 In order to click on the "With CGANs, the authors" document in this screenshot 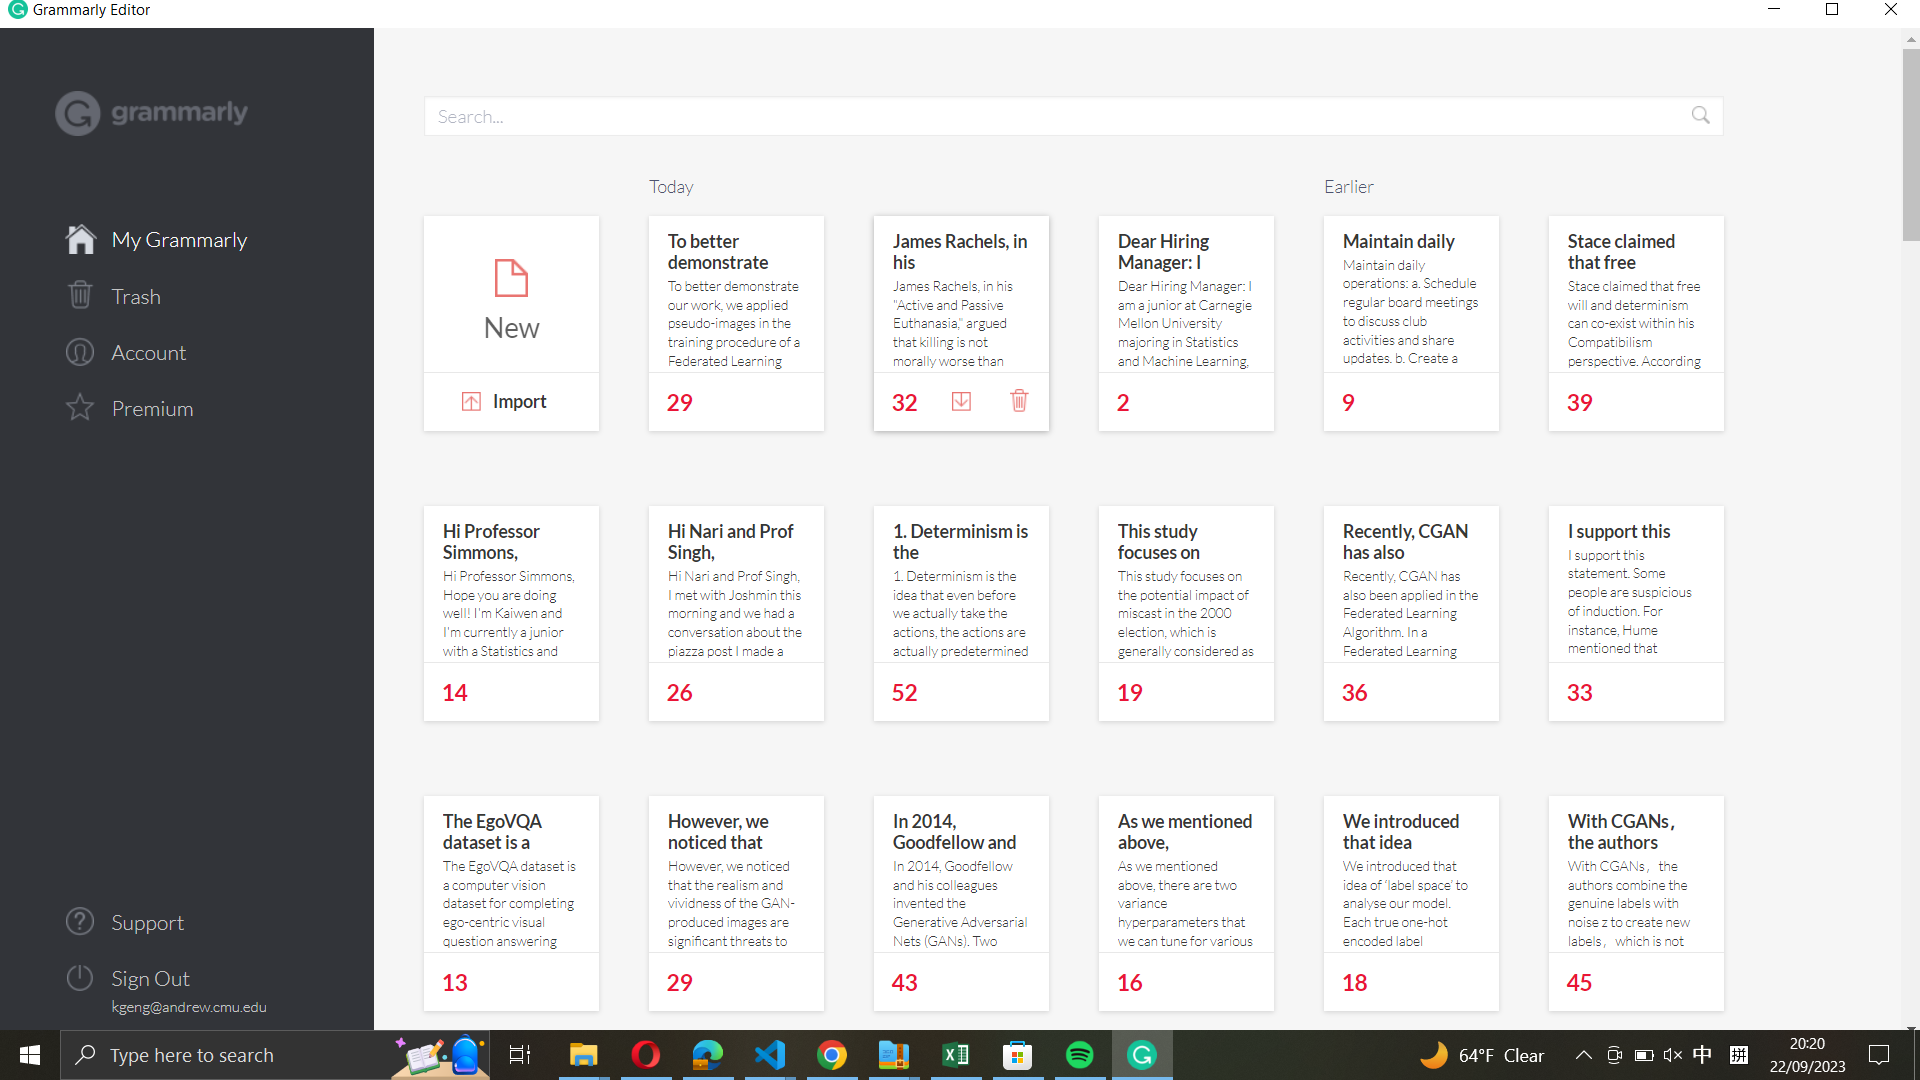, I will do `click(1636, 872)`.